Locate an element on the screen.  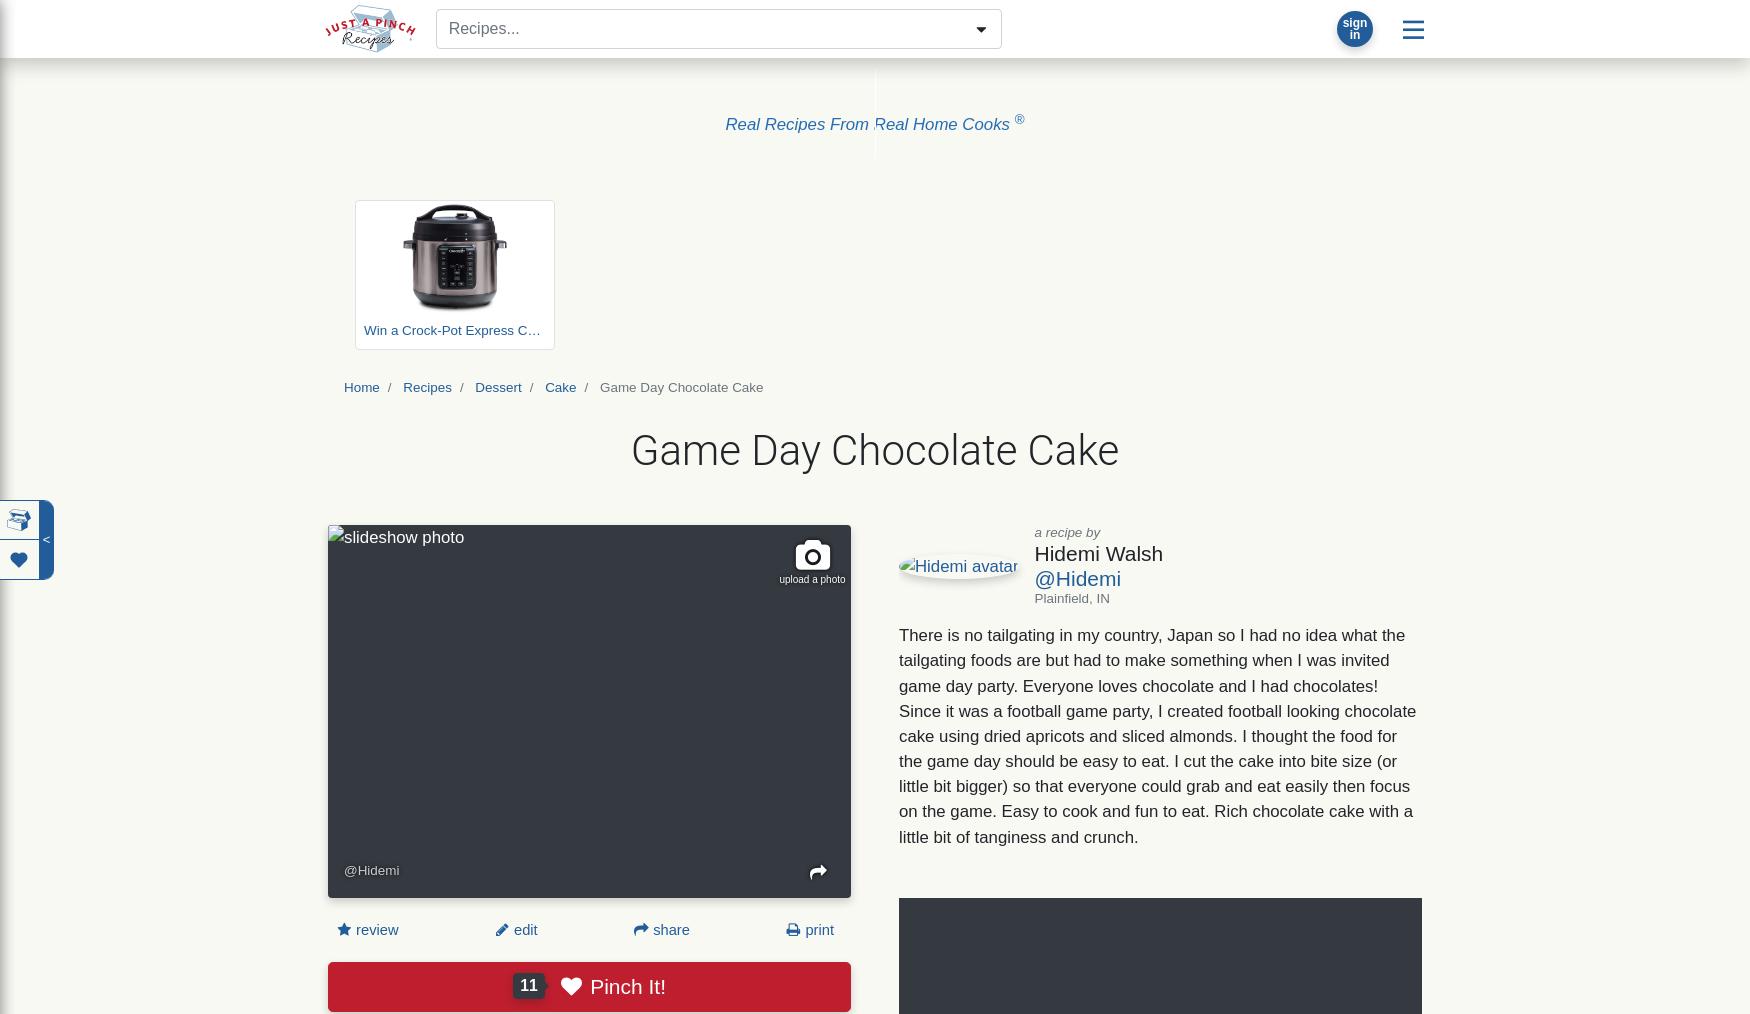
'Win a Crock-Pot Express Cooker' is located at coordinates (462, 330).